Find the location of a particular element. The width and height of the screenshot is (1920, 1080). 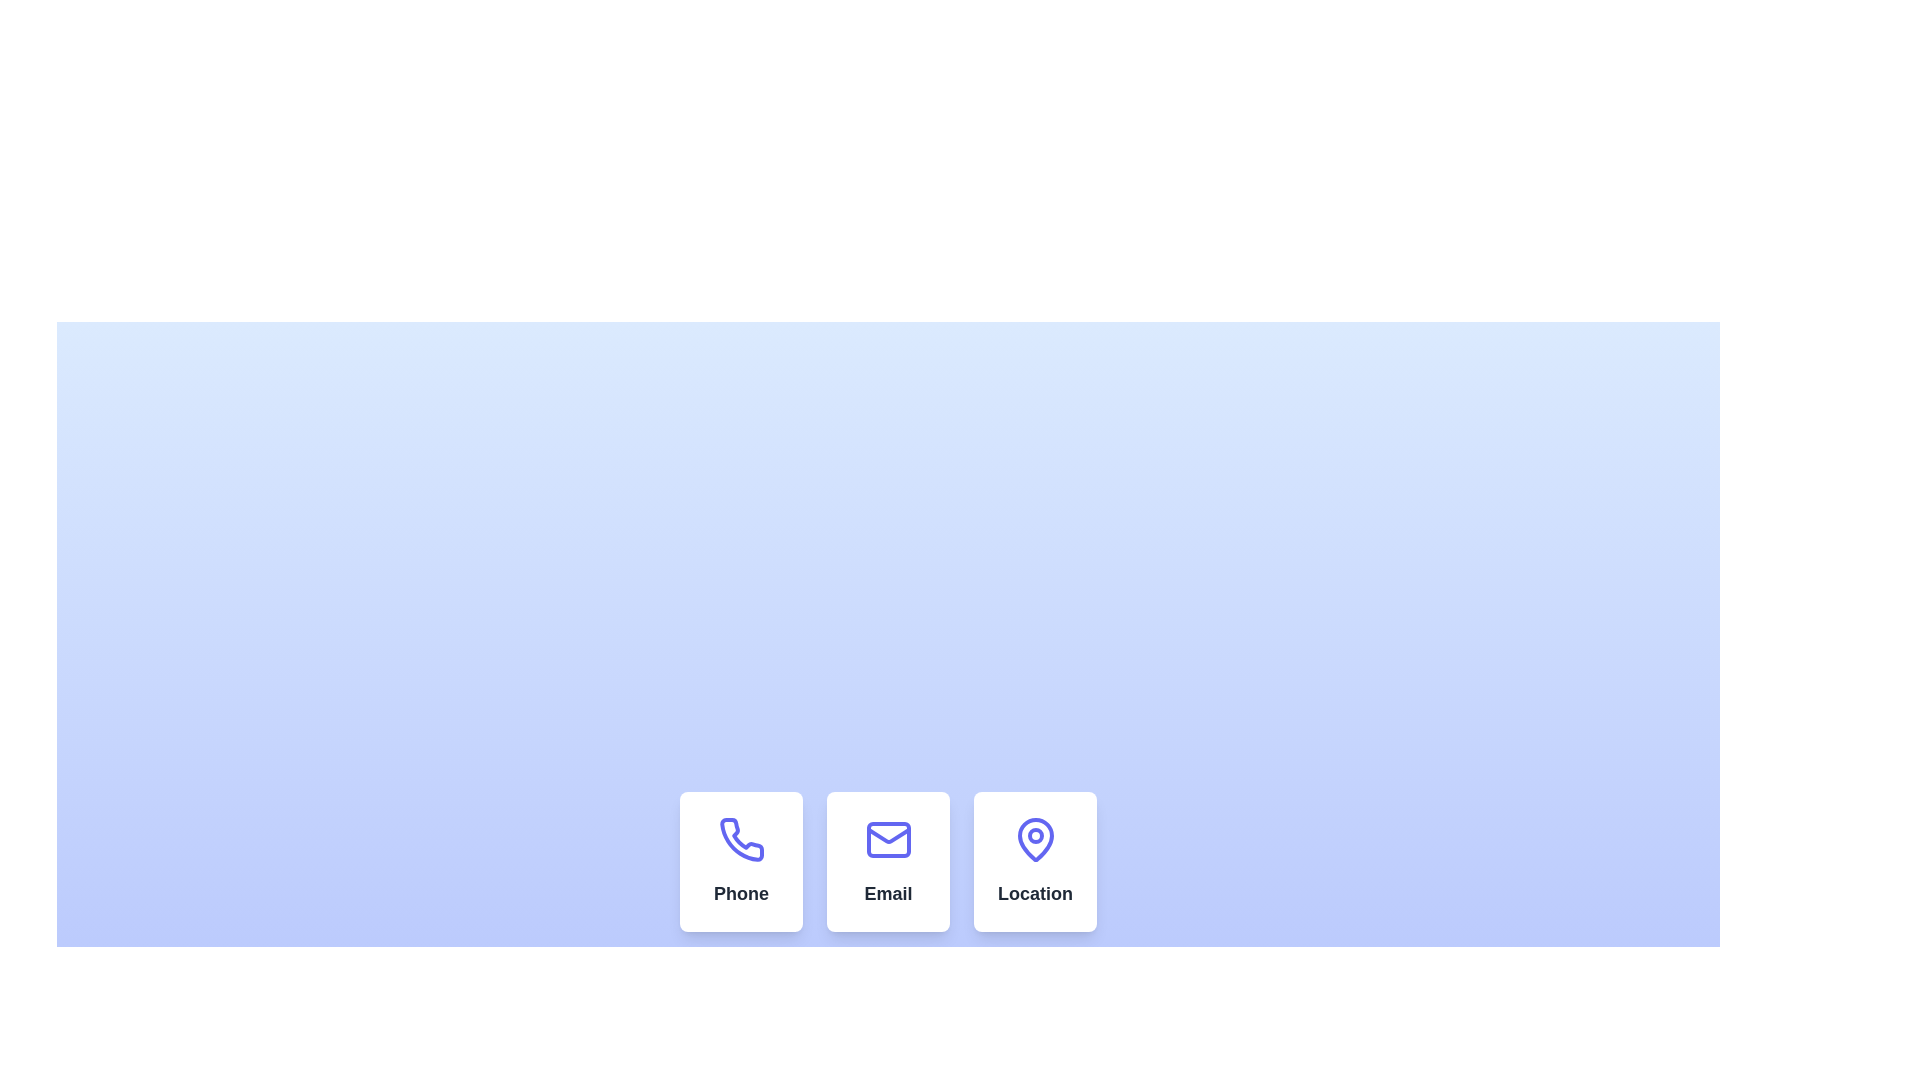

the rightmost card in a row of three cards, which provides information related to a location is located at coordinates (1035, 860).